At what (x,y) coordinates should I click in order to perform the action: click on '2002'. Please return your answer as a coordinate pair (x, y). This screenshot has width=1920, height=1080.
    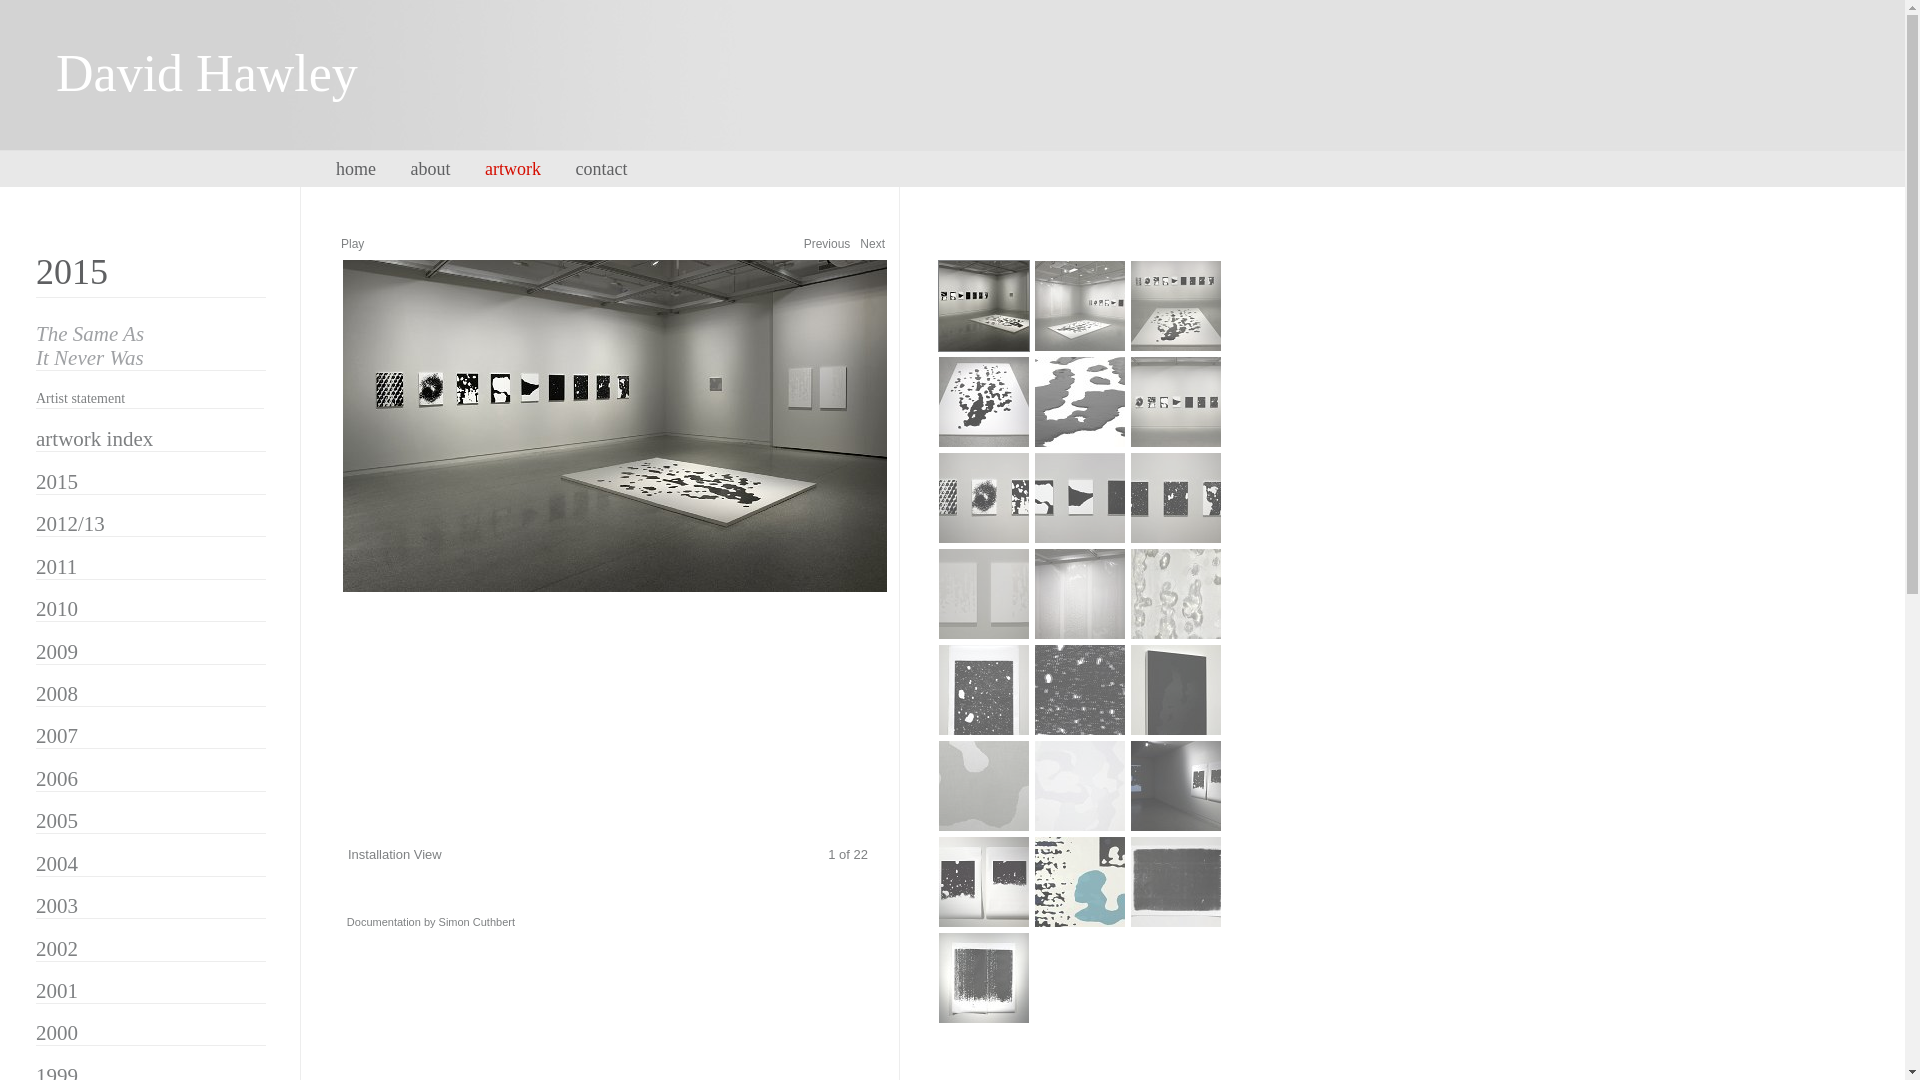
    Looking at the image, I should click on (57, 947).